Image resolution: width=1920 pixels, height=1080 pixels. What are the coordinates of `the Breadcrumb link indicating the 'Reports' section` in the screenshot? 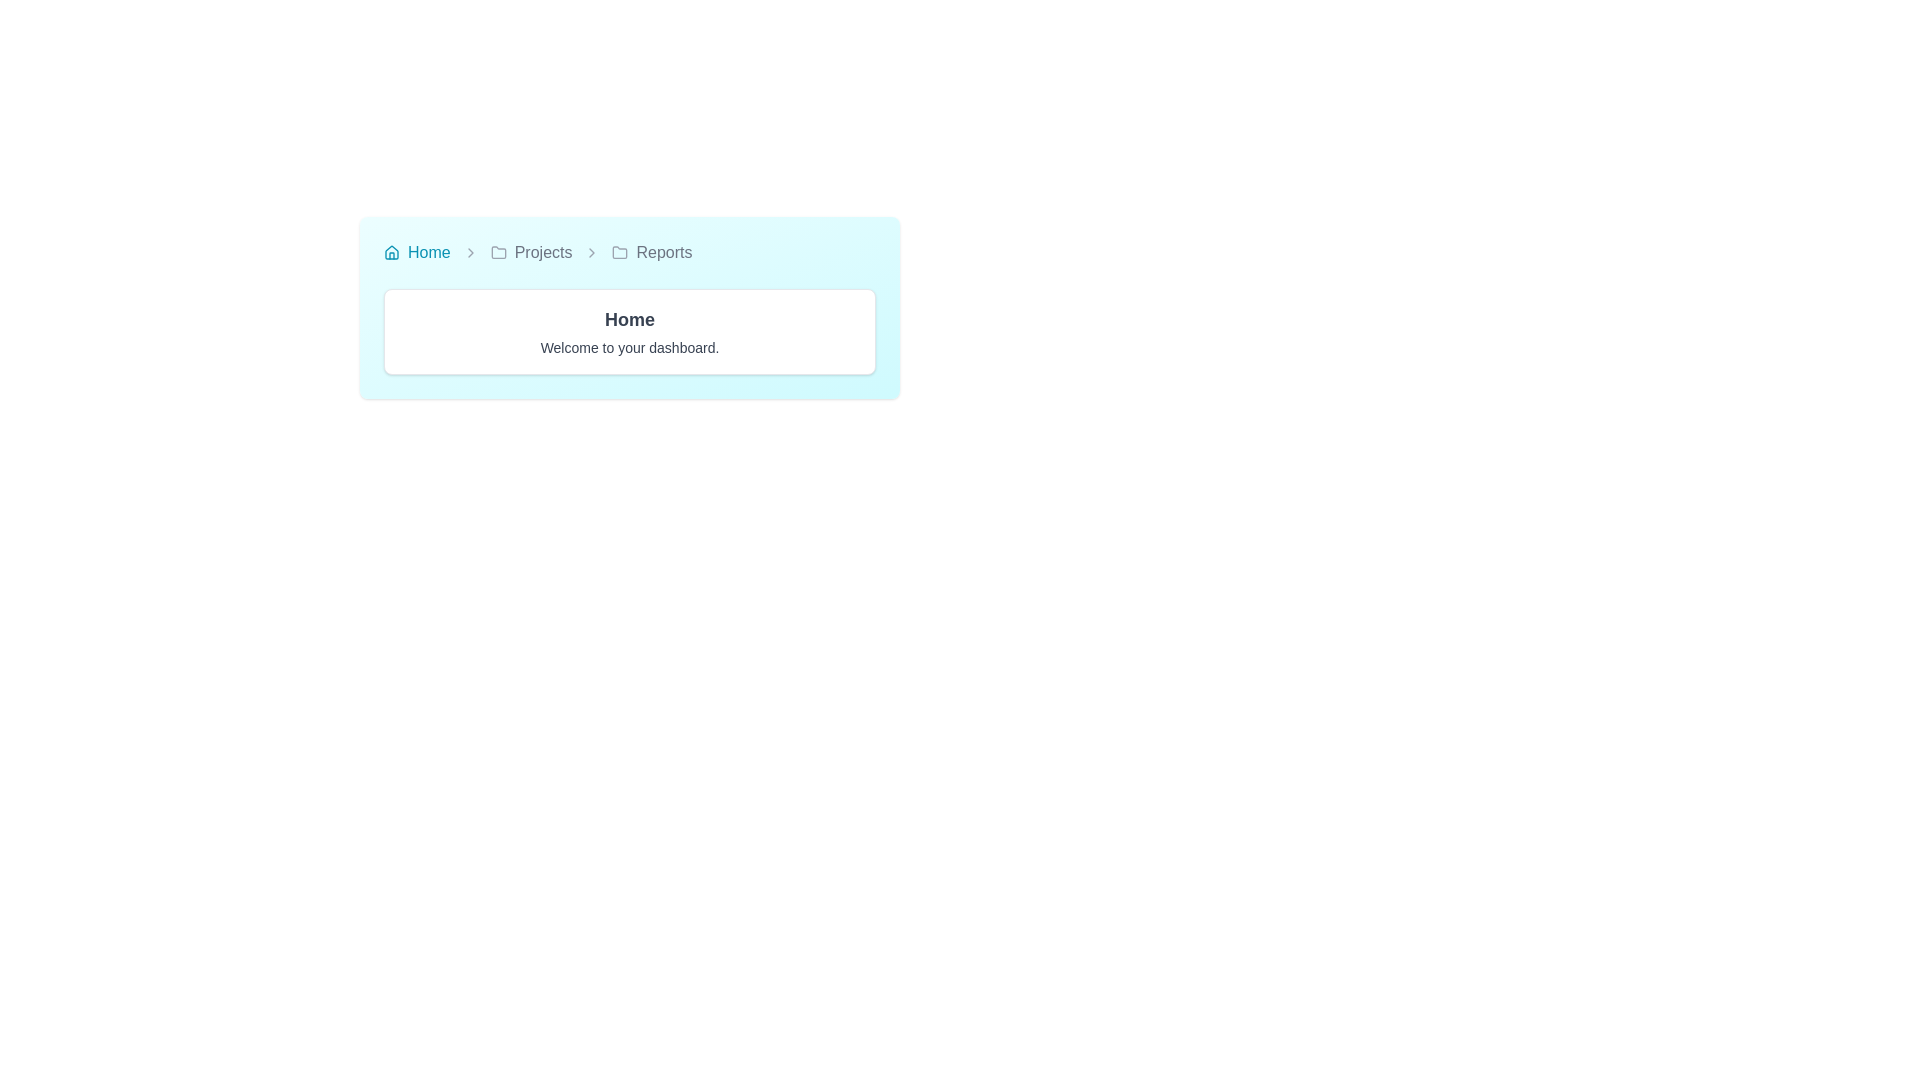 It's located at (652, 252).